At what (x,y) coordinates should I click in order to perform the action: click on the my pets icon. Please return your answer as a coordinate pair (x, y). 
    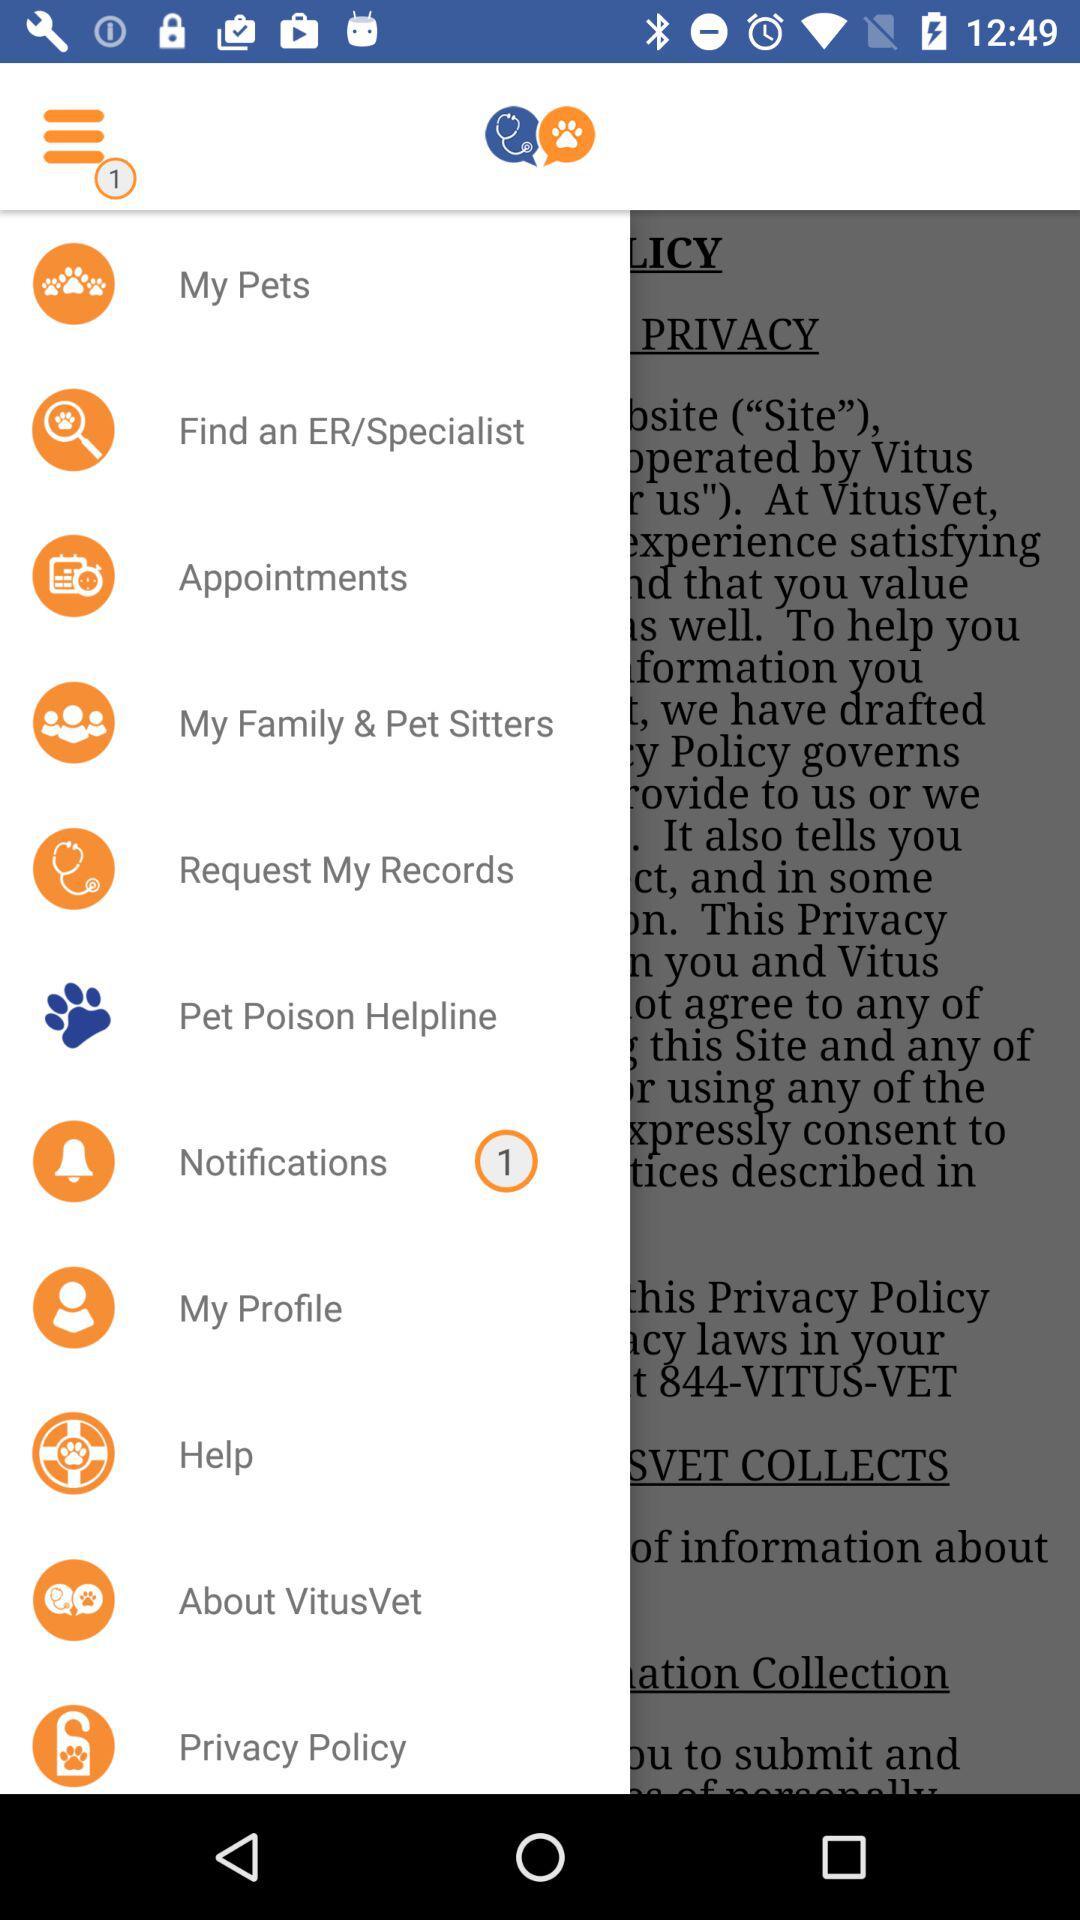
    Looking at the image, I should click on (378, 282).